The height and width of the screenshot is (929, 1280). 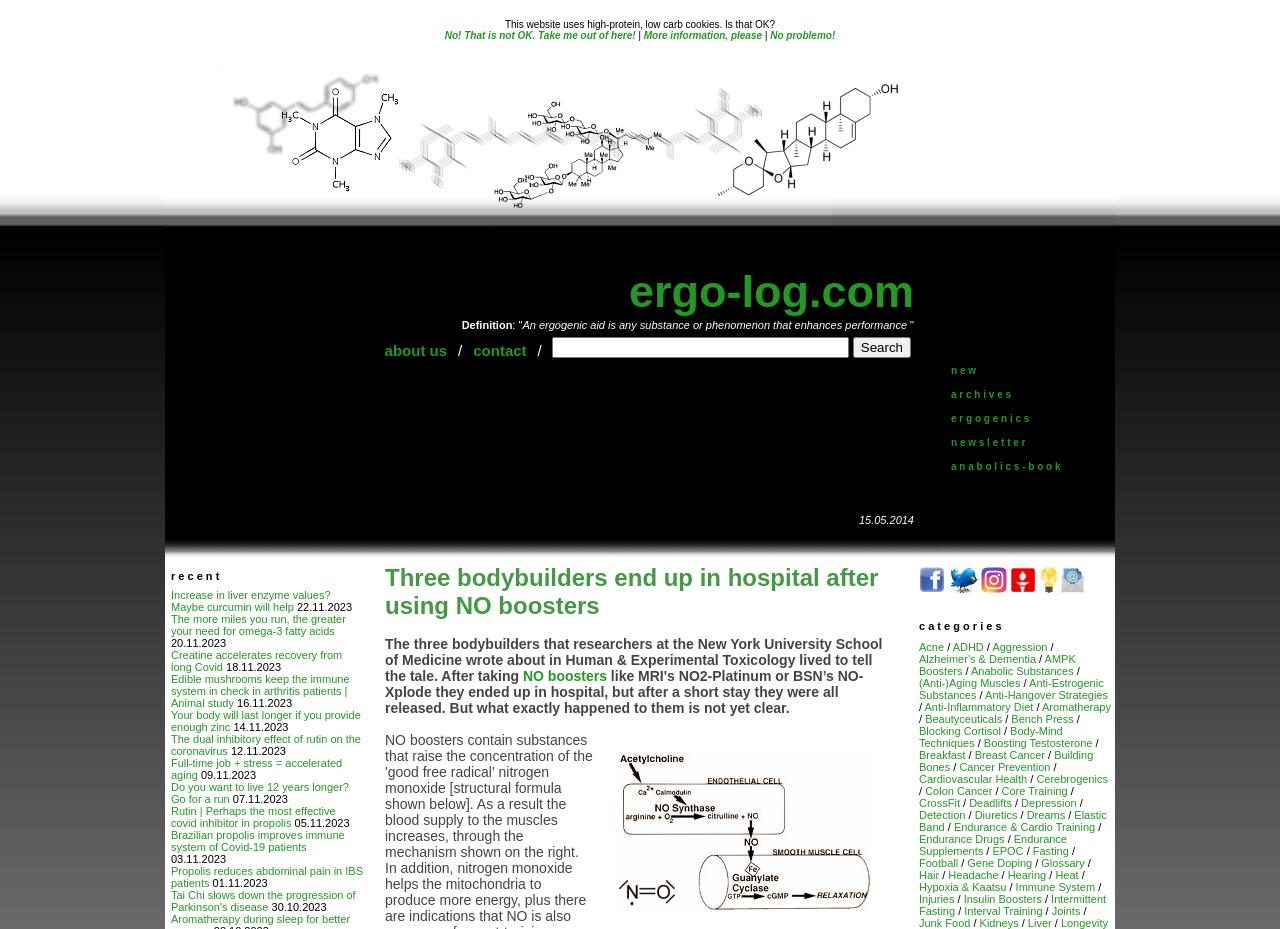 What do you see at coordinates (630, 590) in the screenshot?
I see `'Three bodybuilders end up in hospital after using NO boosters'` at bounding box center [630, 590].